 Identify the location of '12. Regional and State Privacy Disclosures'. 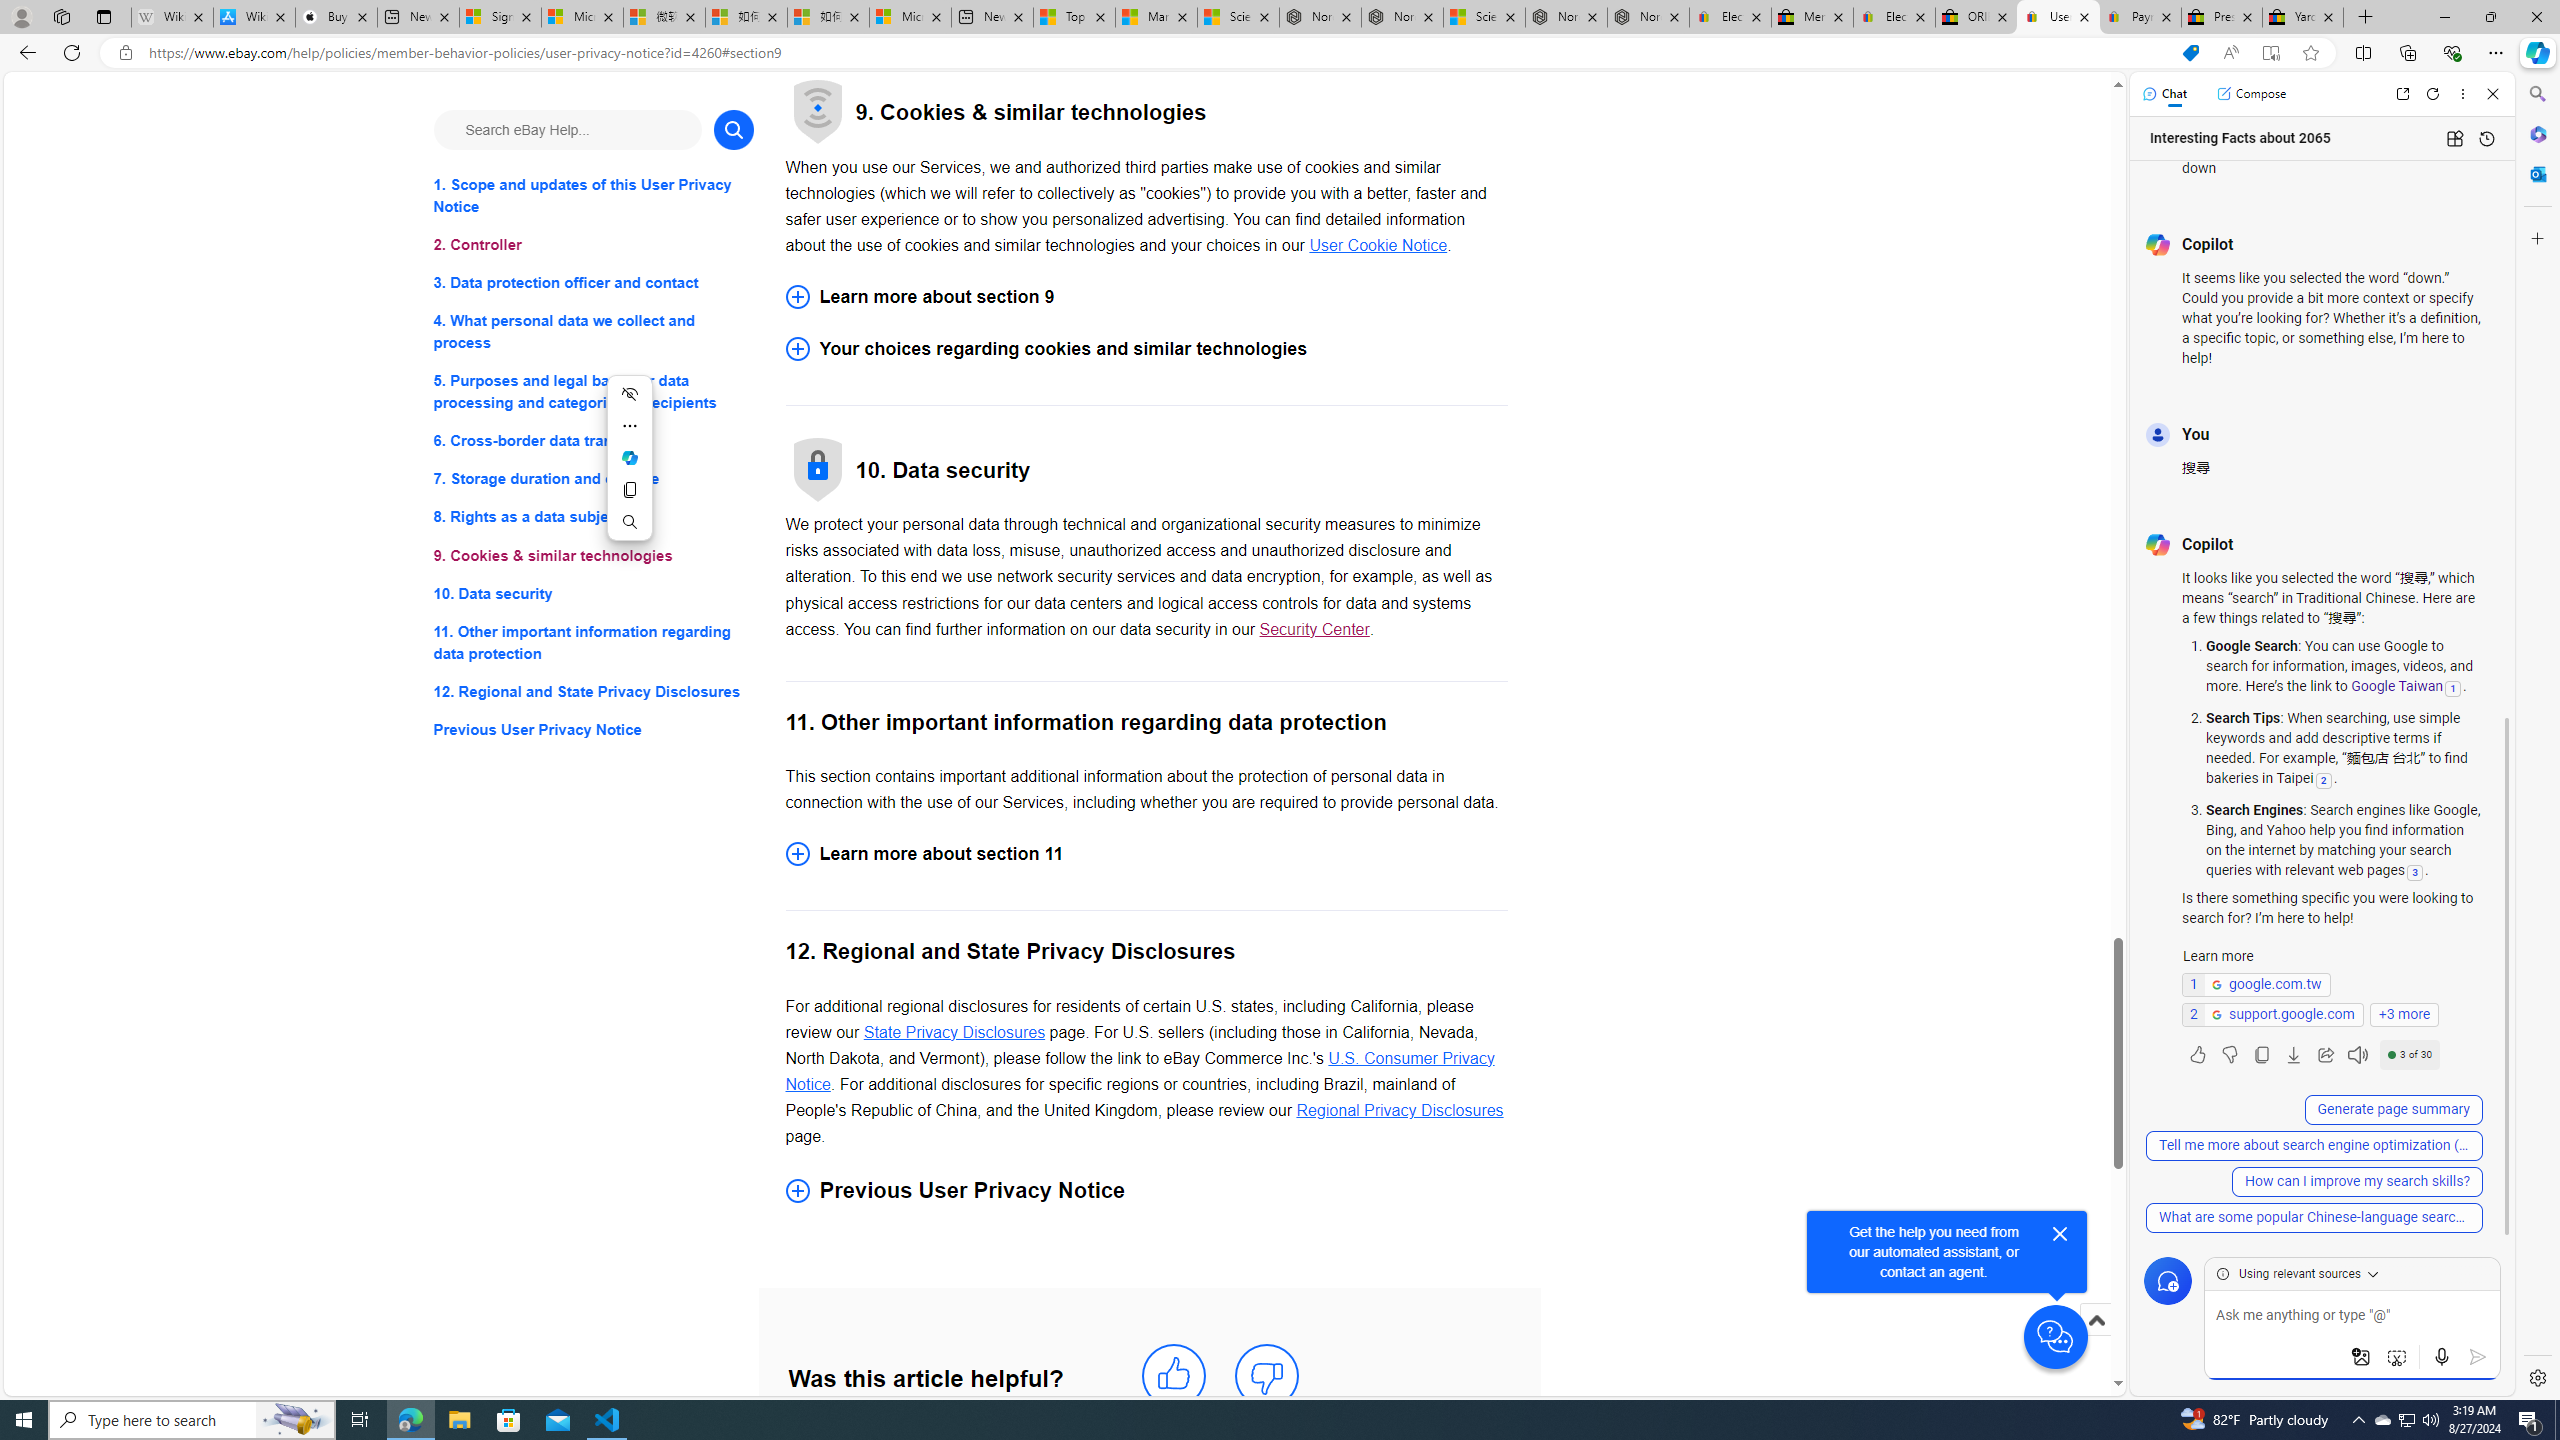
(592, 690).